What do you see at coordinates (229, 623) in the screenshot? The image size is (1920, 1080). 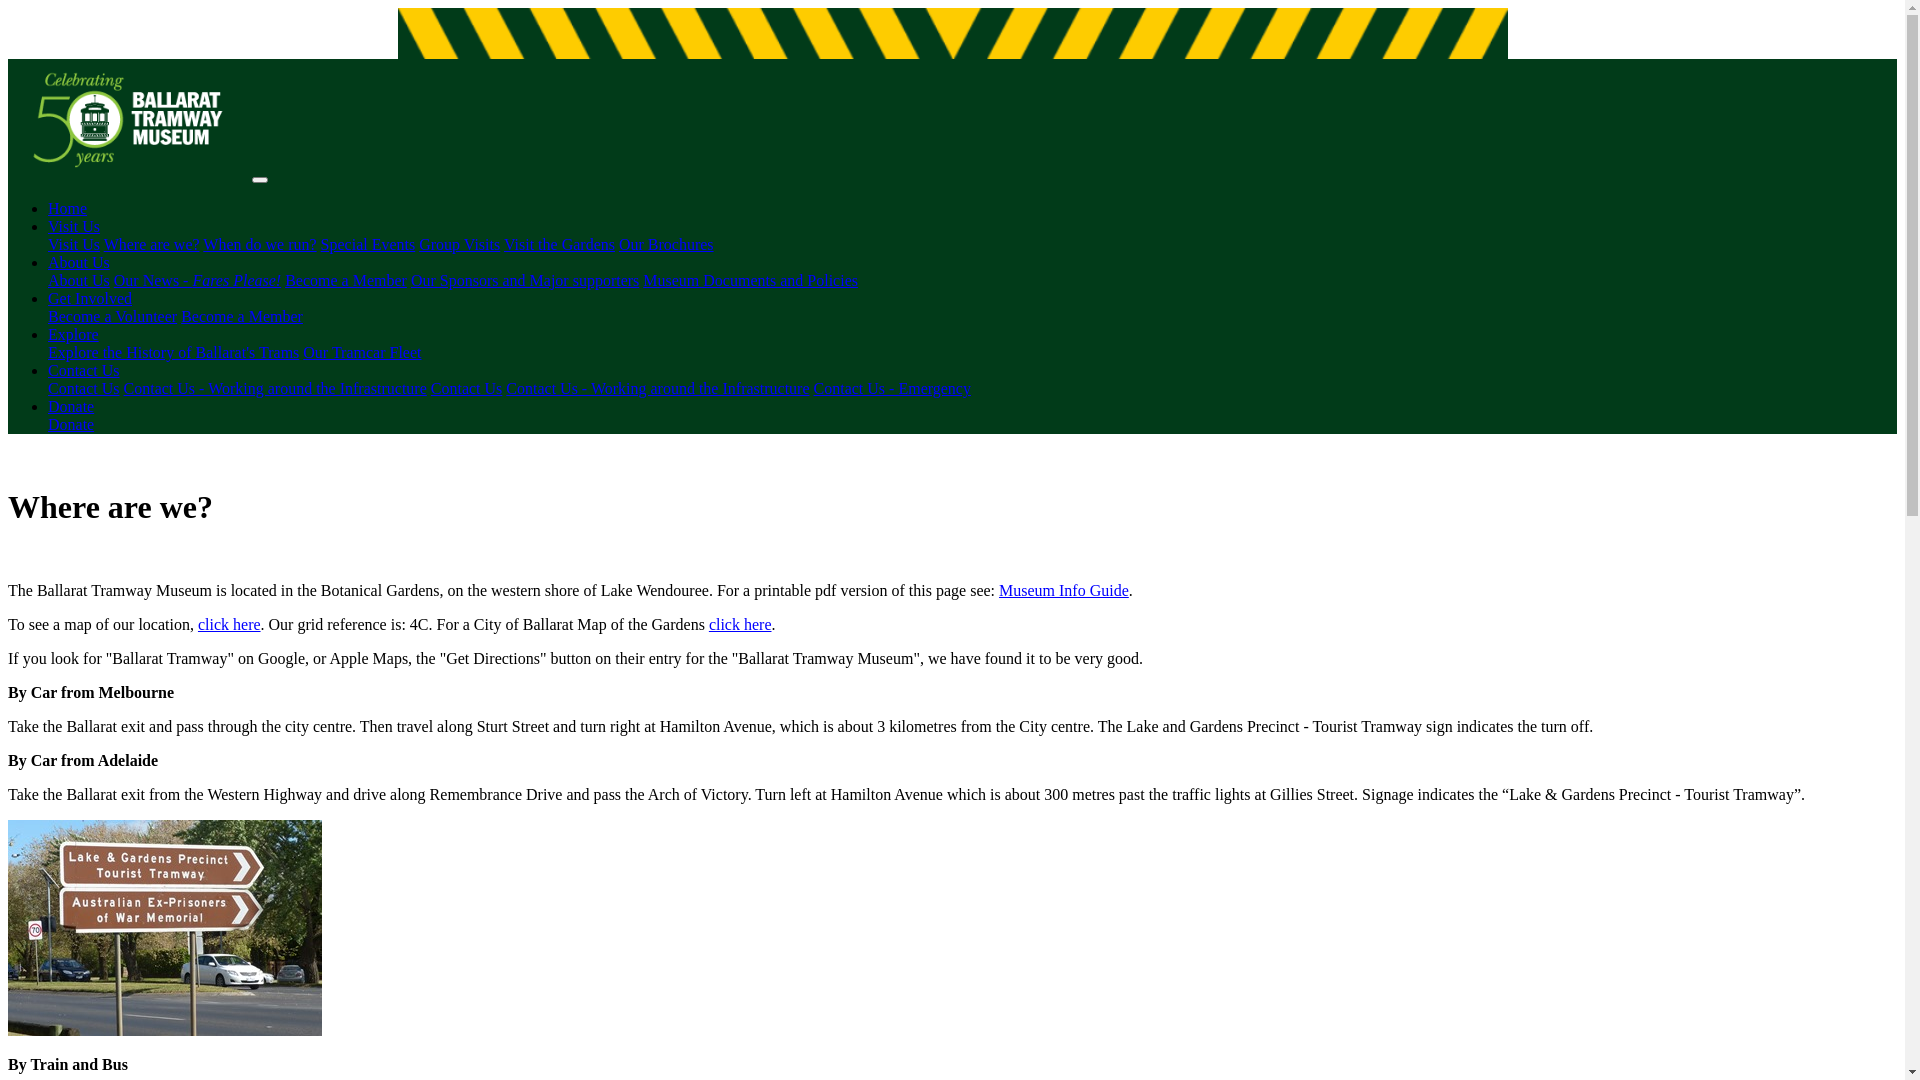 I see `'click here'` at bounding box center [229, 623].